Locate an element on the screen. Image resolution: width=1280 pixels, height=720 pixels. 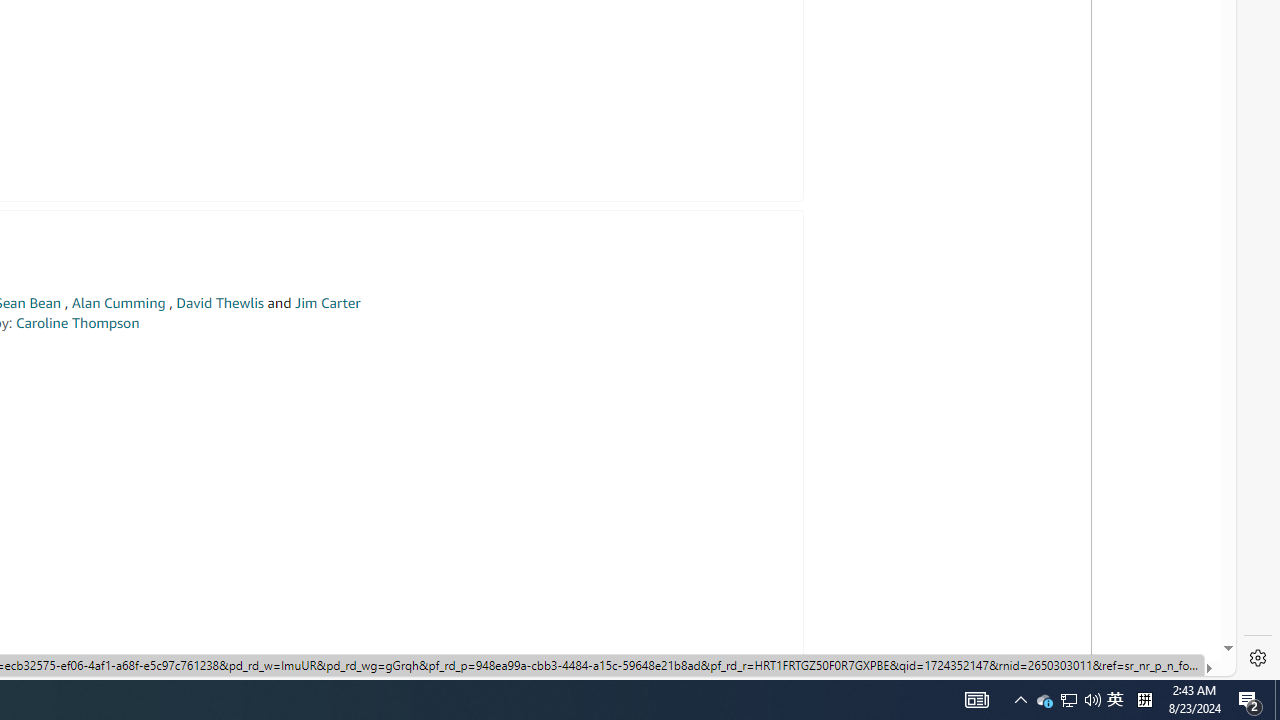
'Jim Carter' is located at coordinates (327, 303).